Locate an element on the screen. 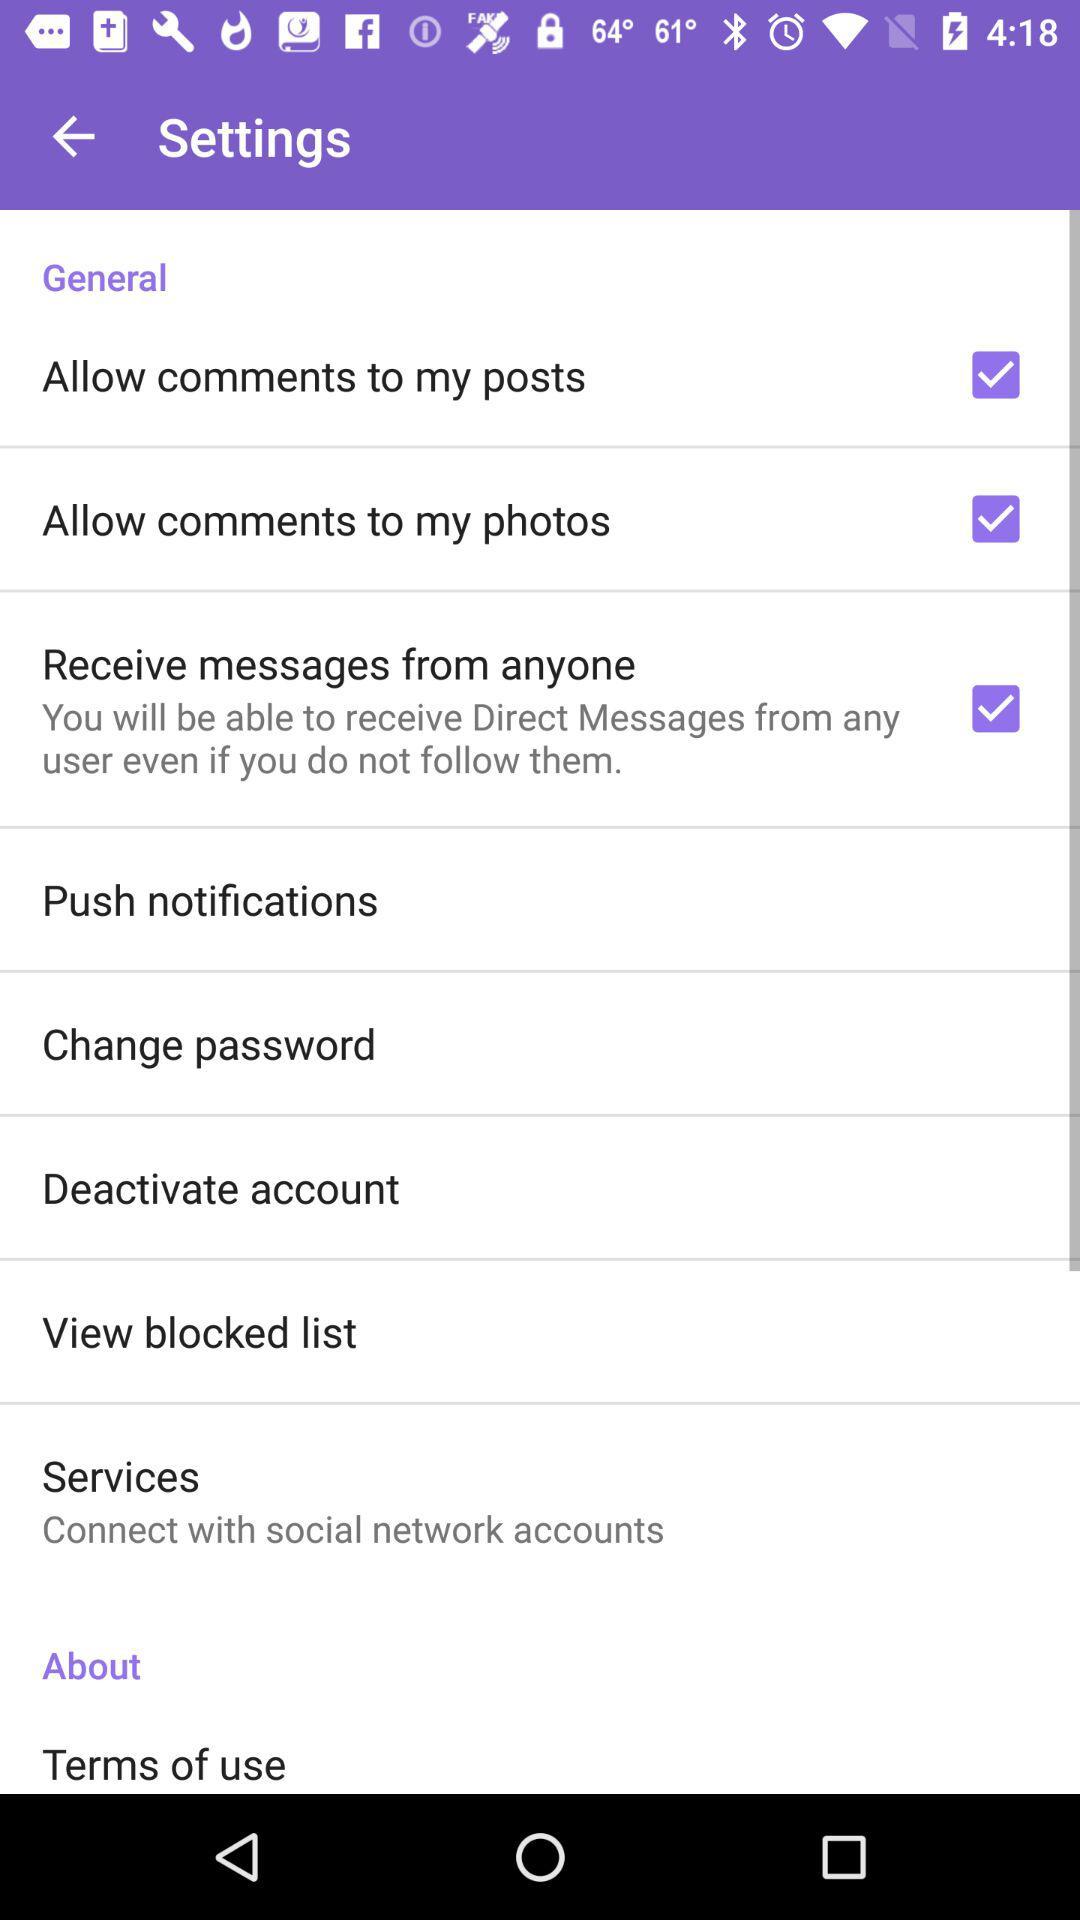 This screenshot has width=1080, height=1920. item above general is located at coordinates (72, 135).